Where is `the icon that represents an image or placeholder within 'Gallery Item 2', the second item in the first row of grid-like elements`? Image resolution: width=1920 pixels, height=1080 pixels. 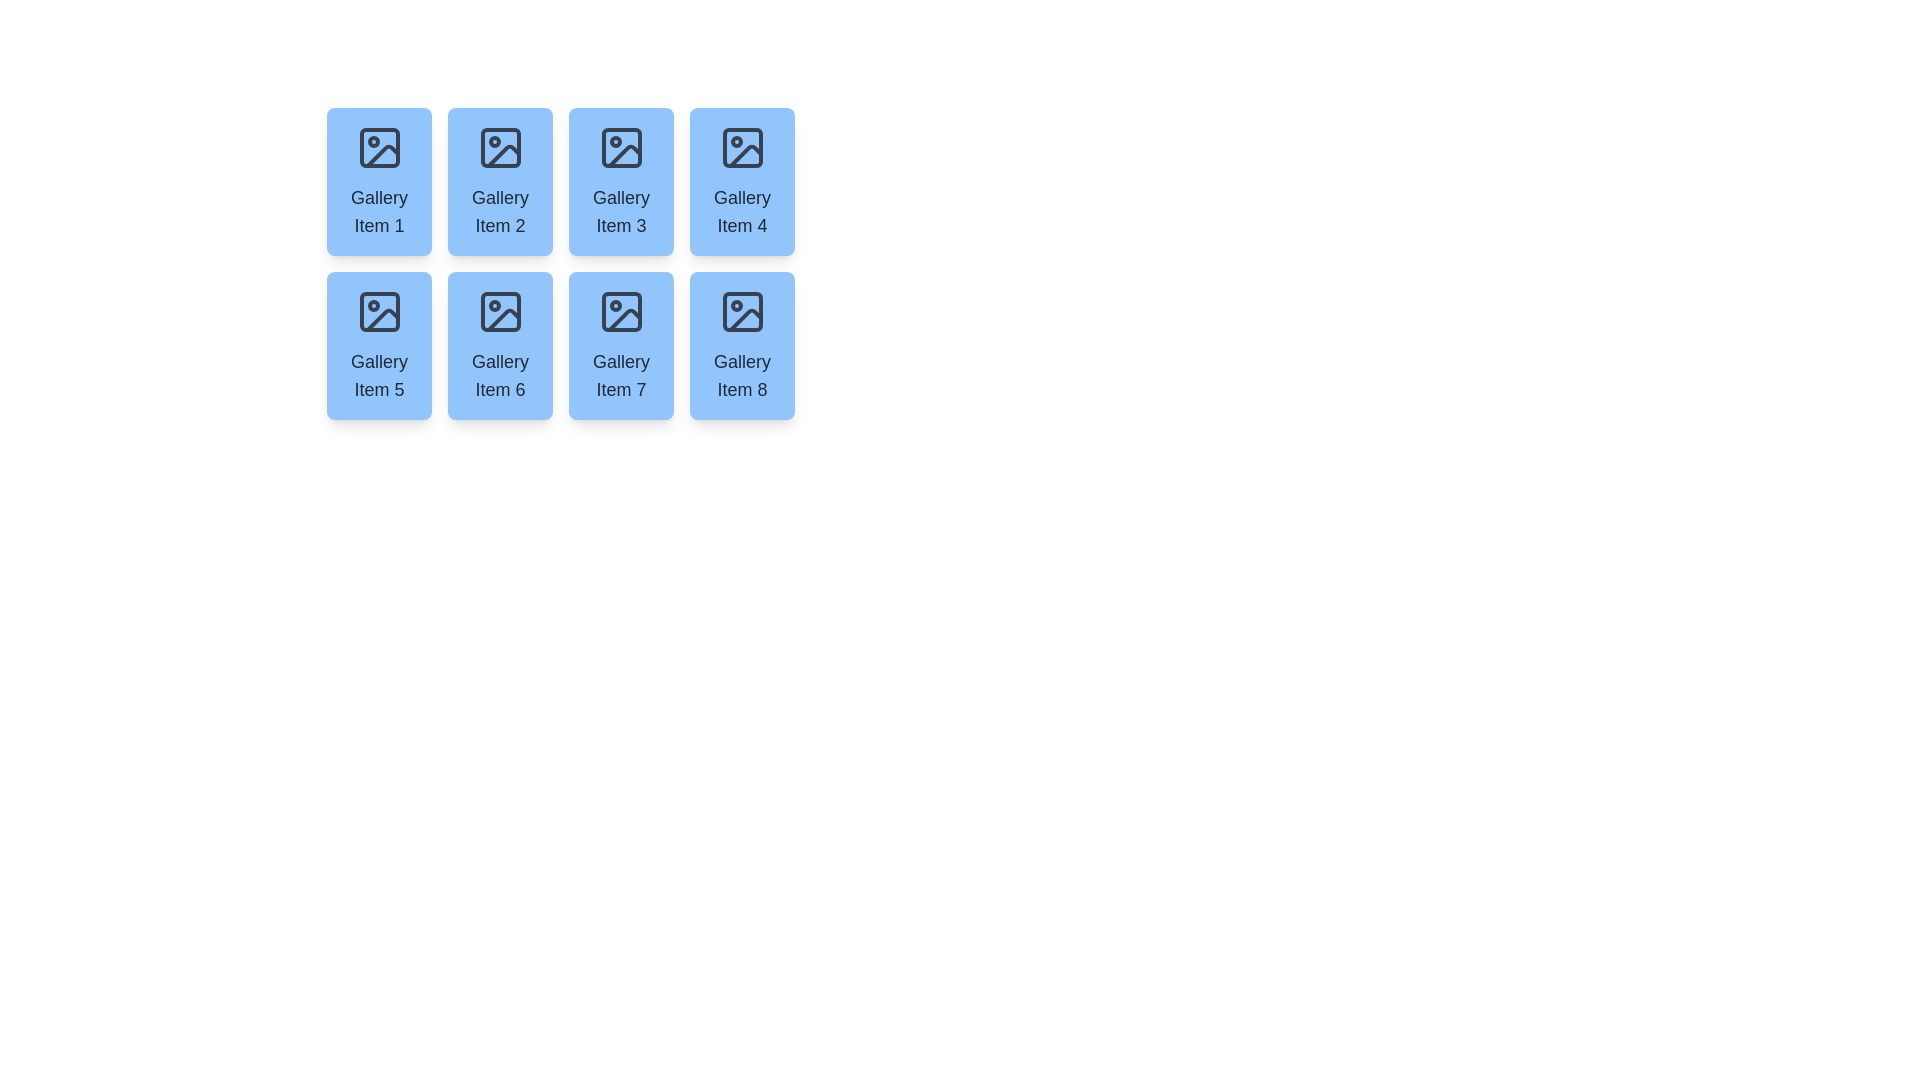
the icon that represents an image or placeholder within 'Gallery Item 2', the second item in the first row of grid-like elements is located at coordinates (500, 146).